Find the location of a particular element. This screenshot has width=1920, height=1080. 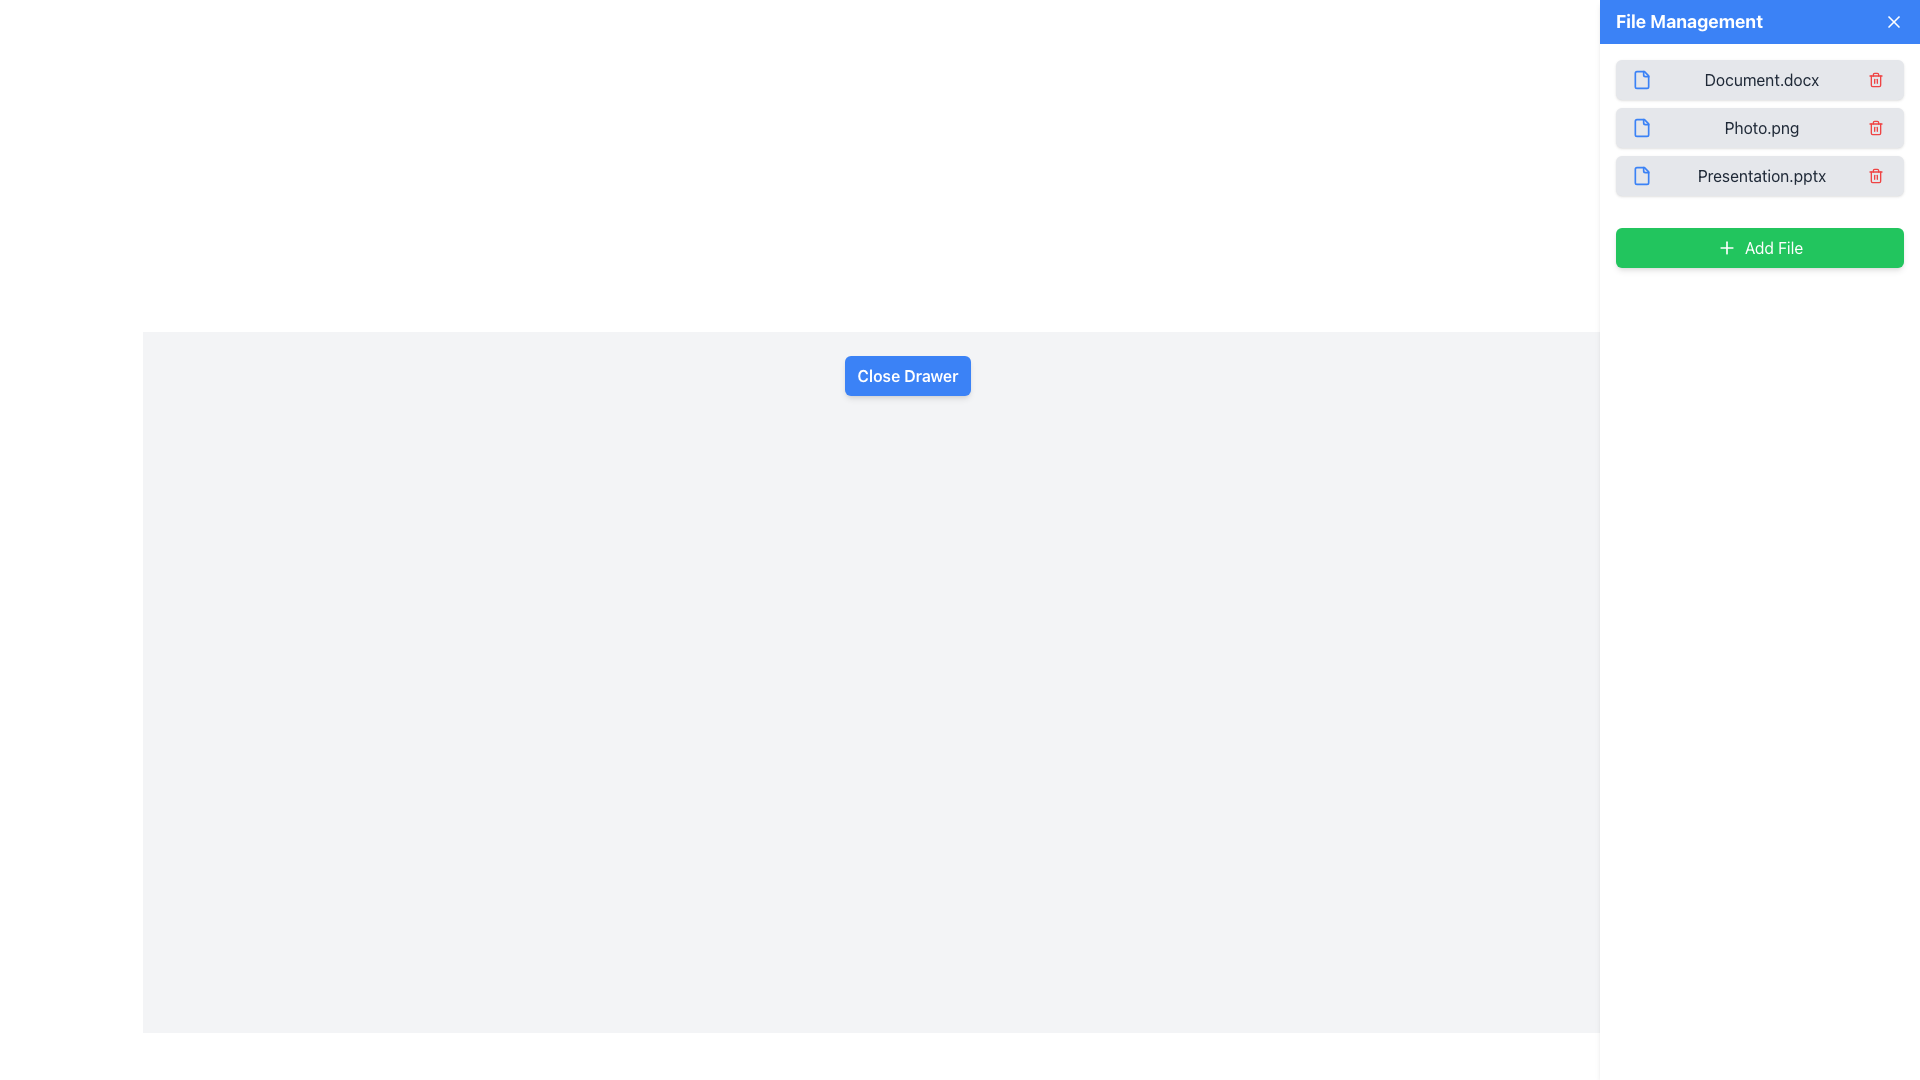

the file type icon representing 'Document.docx' located in the top-right corner of the file management panel is located at coordinates (1641, 79).